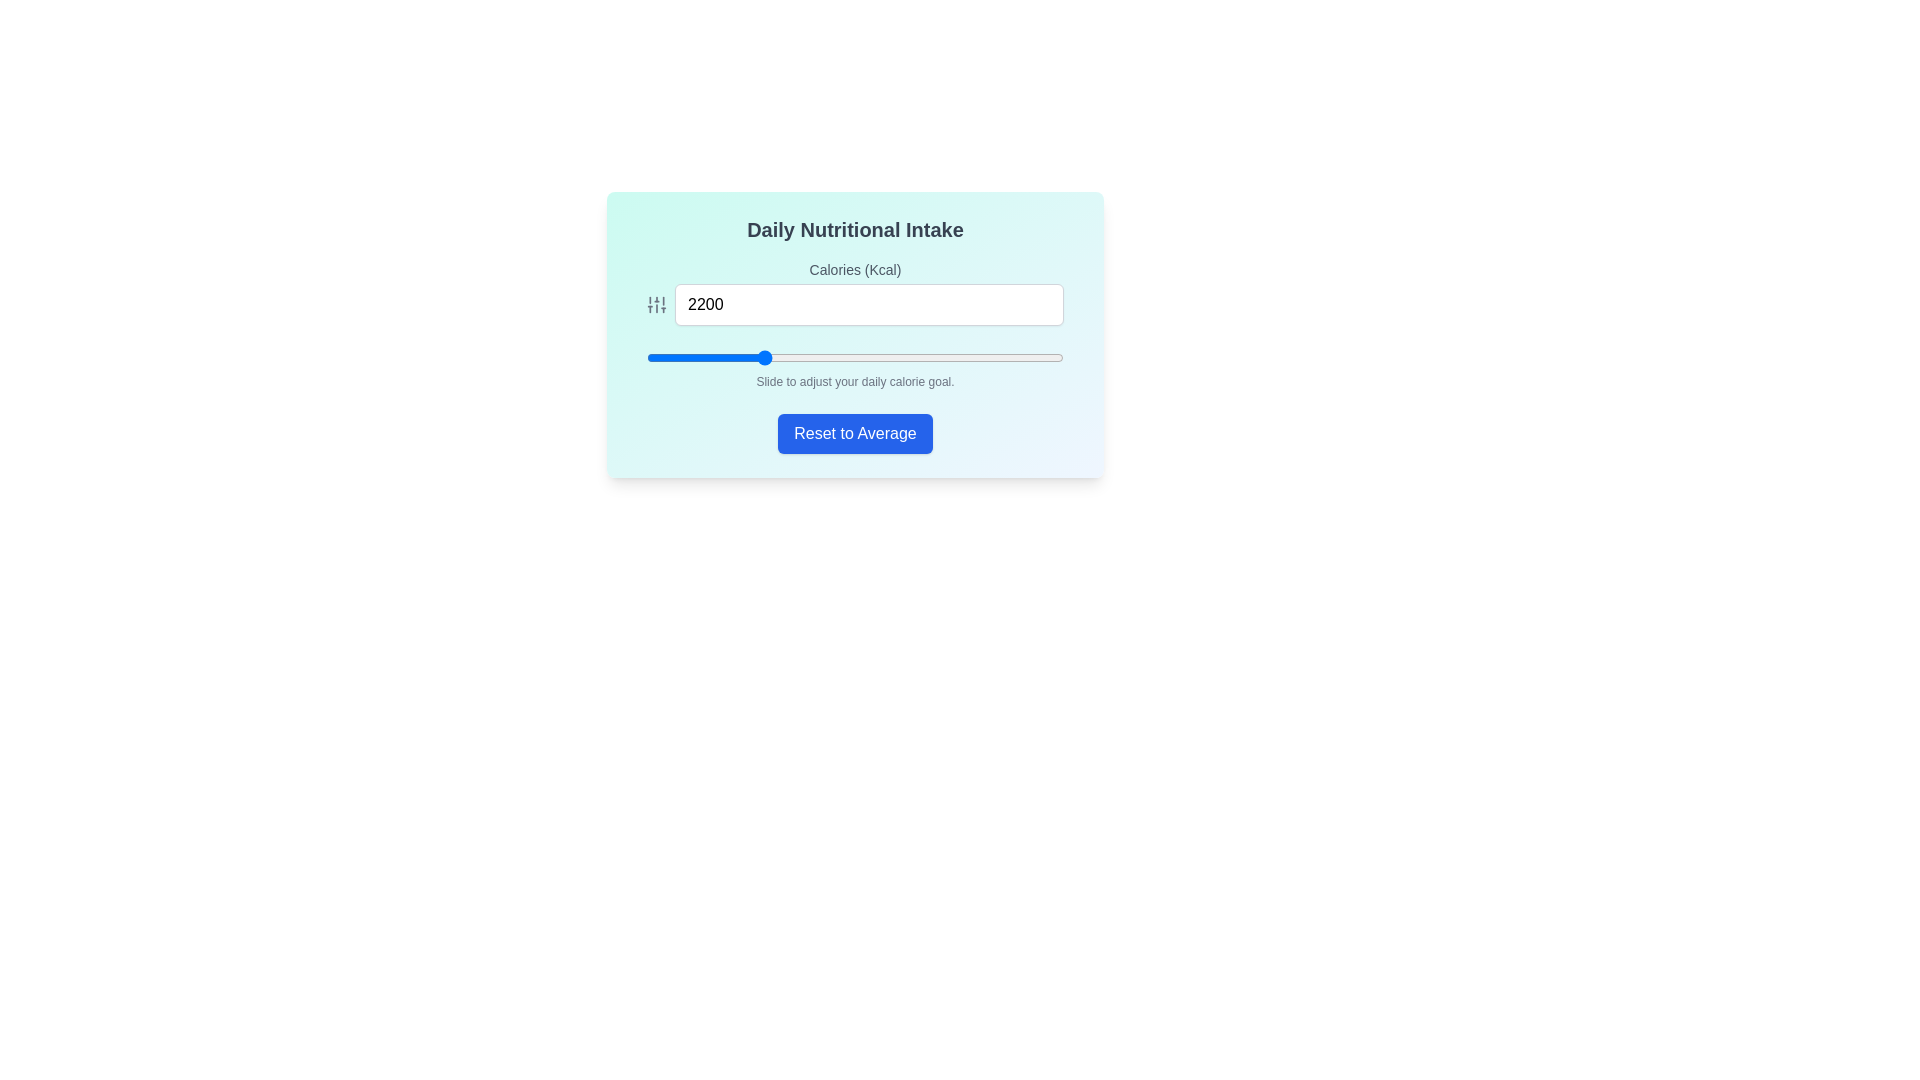 The width and height of the screenshot is (1920, 1080). What do you see at coordinates (855, 357) in the screenshot?
I see `the range slider that allows users to adjust the daily calorie target value, located below the input field displaying '2200' and above the label 'Slide to adjust your daily calorie goal.'` at bounding box center [855, 357].